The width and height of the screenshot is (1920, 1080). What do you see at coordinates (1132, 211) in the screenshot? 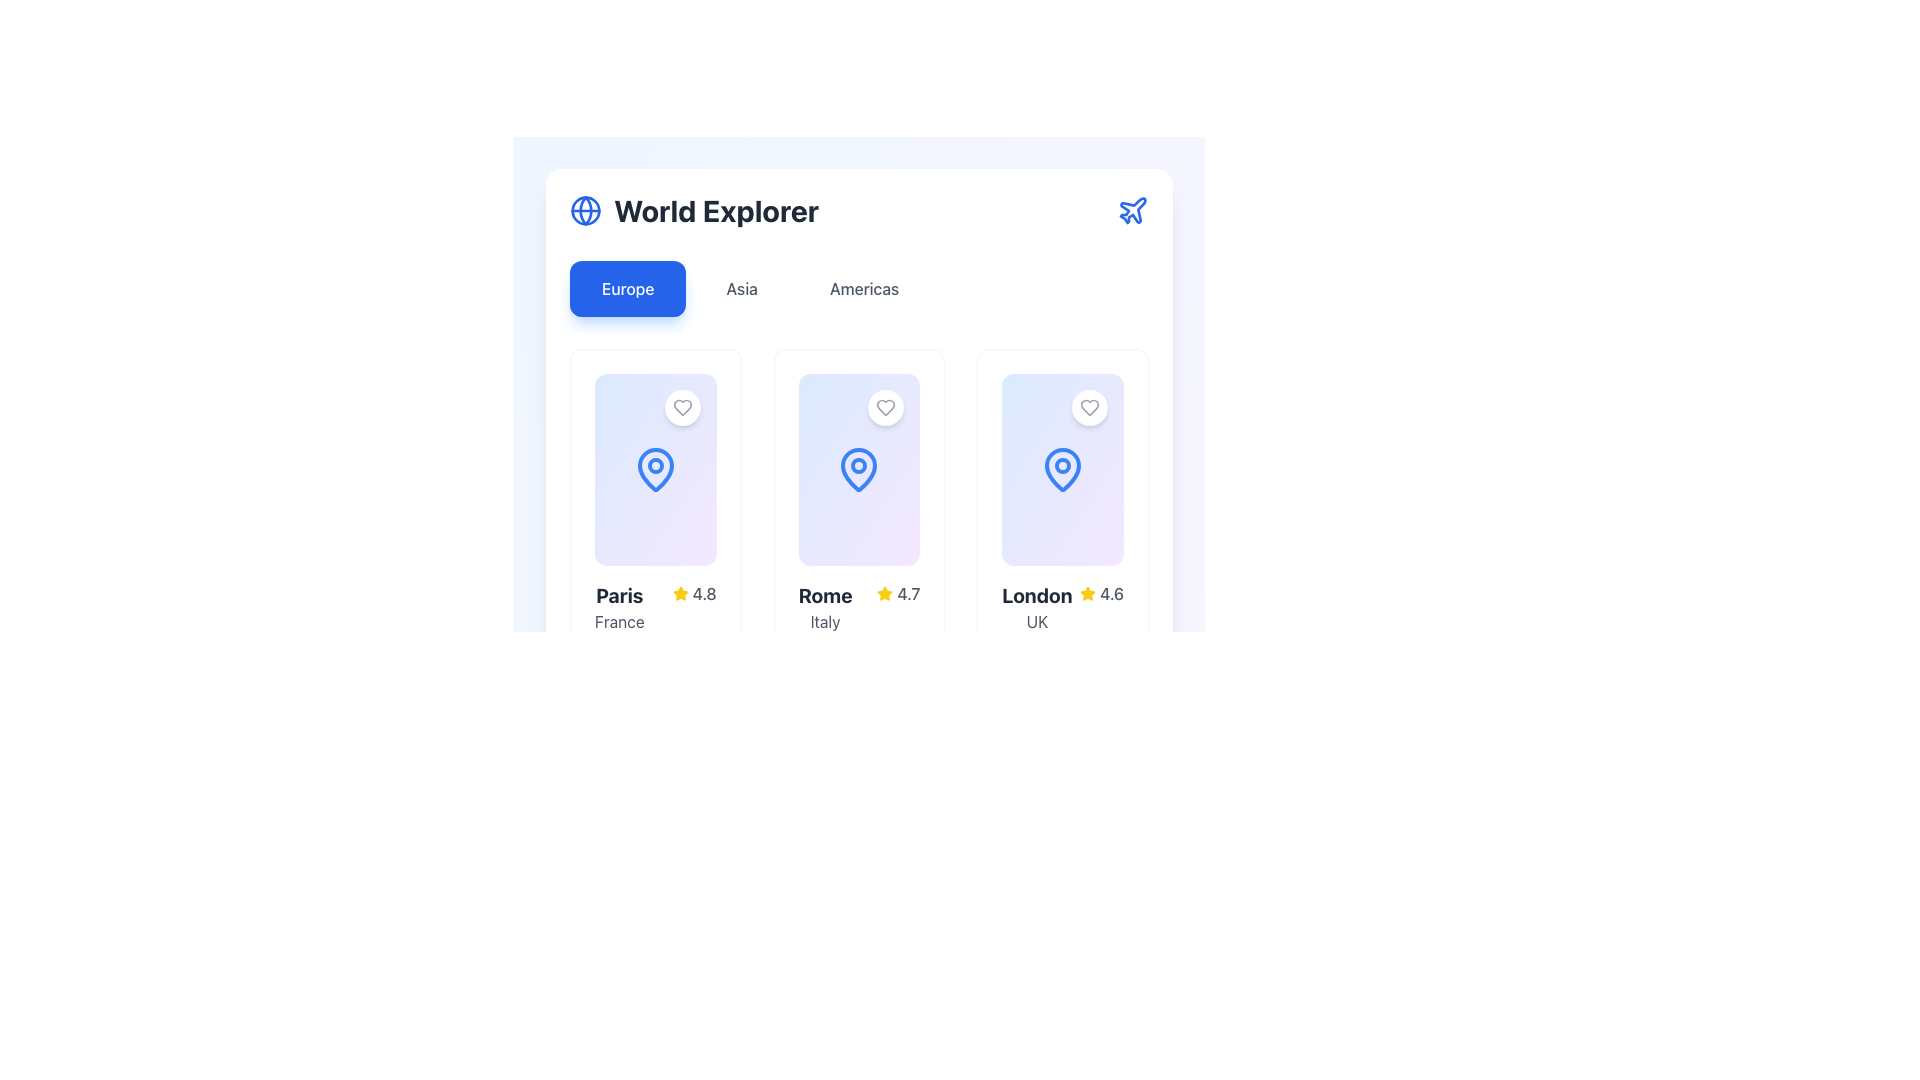
I see `the icon located at the top-right corner, aligned with the 'World Explorer' title heading` at bounding box center [1132, 211].